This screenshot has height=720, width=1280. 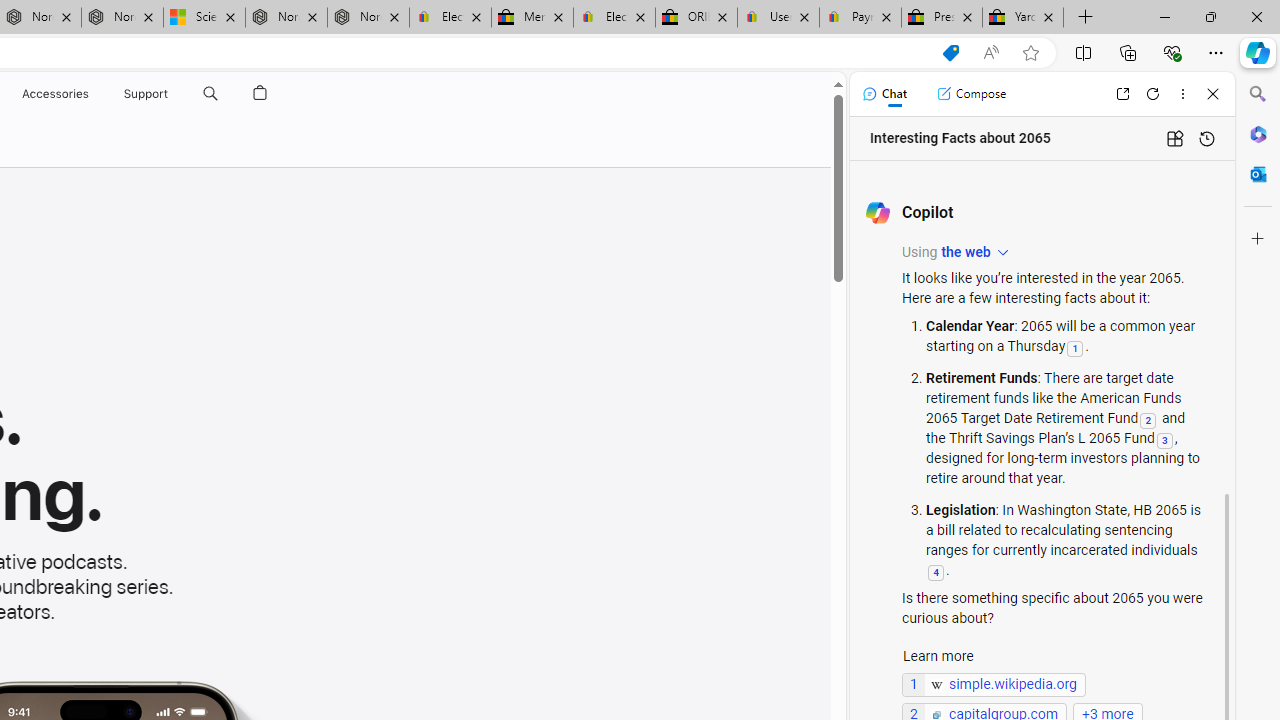 What do you see at coordinates (172, 93) in the screenshot?
I see `'Class: globalnav-submenu-trigger-item'` at bounding box center [172, 93].